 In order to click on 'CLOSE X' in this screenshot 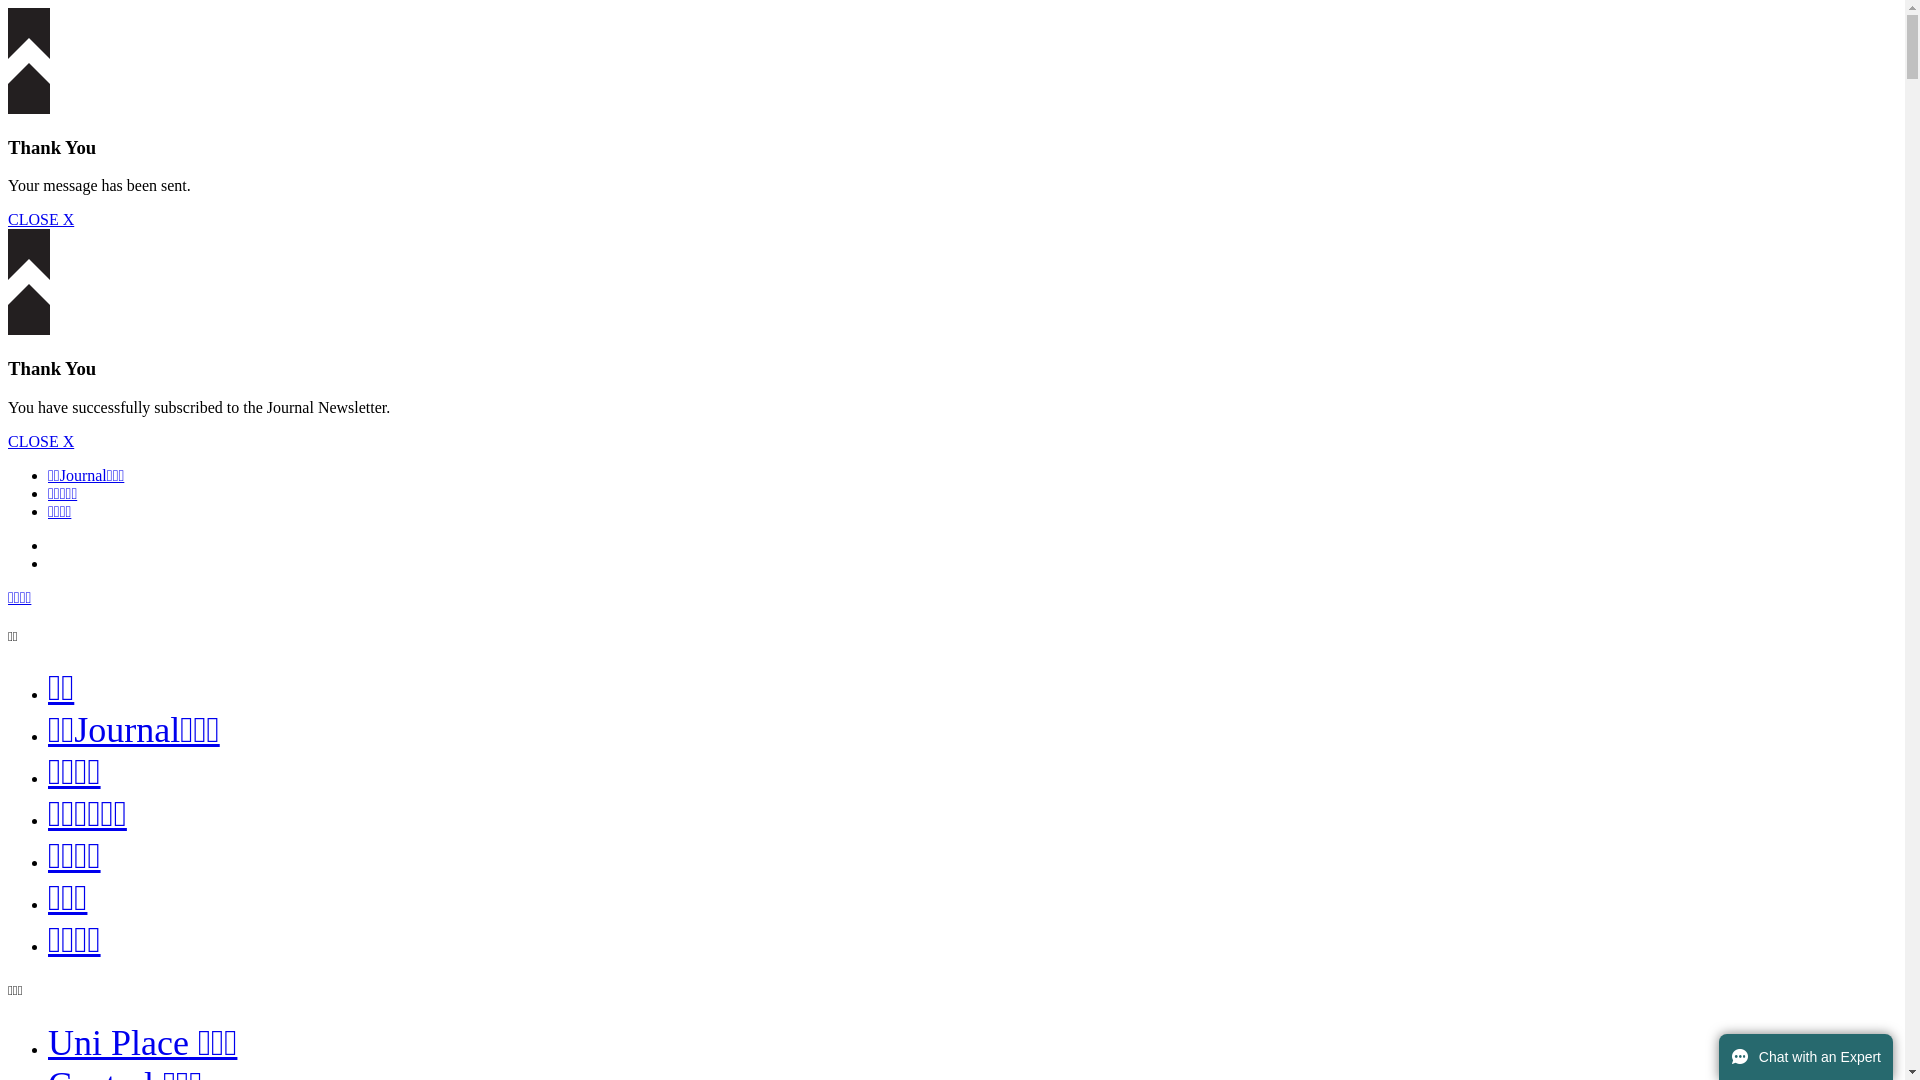, I will do `click(41, 440)`.